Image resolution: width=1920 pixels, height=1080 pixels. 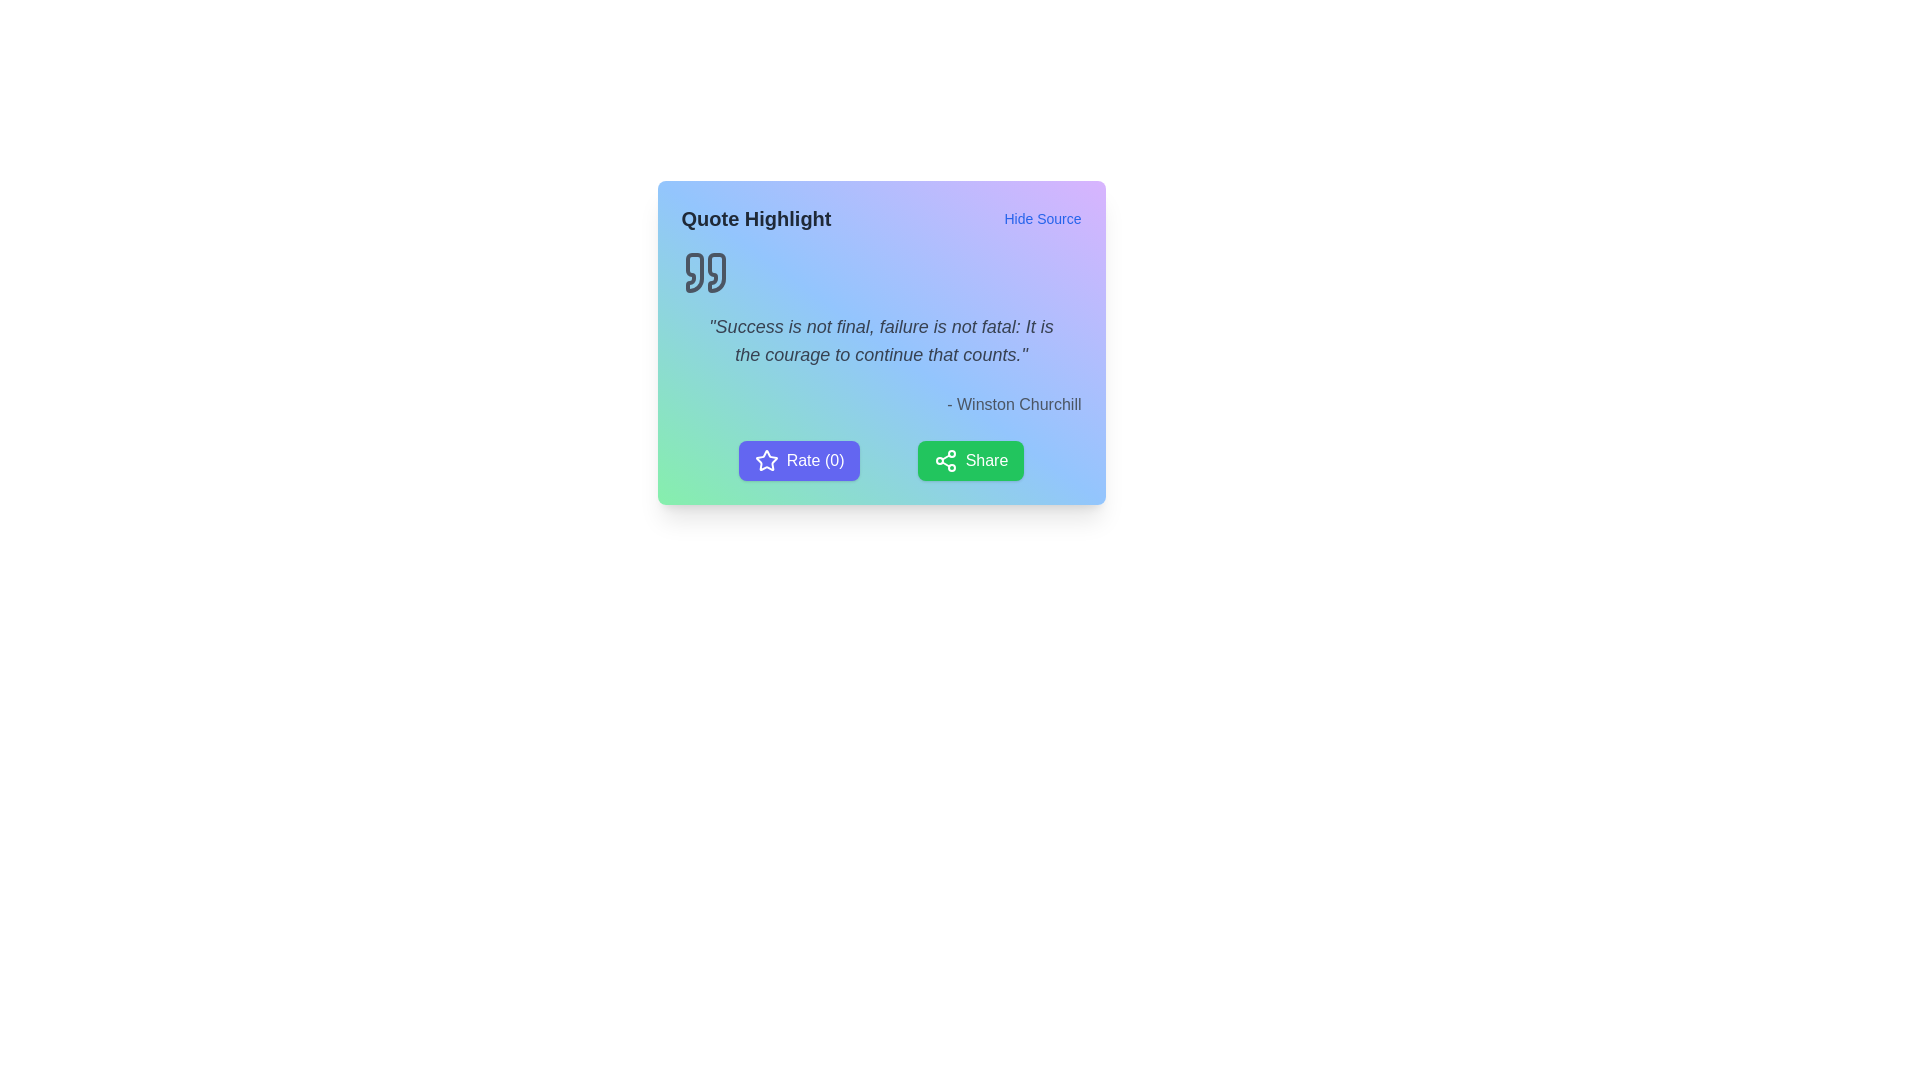 I want to click on the share icon, which is a vector graphic with three small circles connected by diagonal lines, located within the green 'Share' button in the lower right section of the card interface, so click(x=944, y=461).